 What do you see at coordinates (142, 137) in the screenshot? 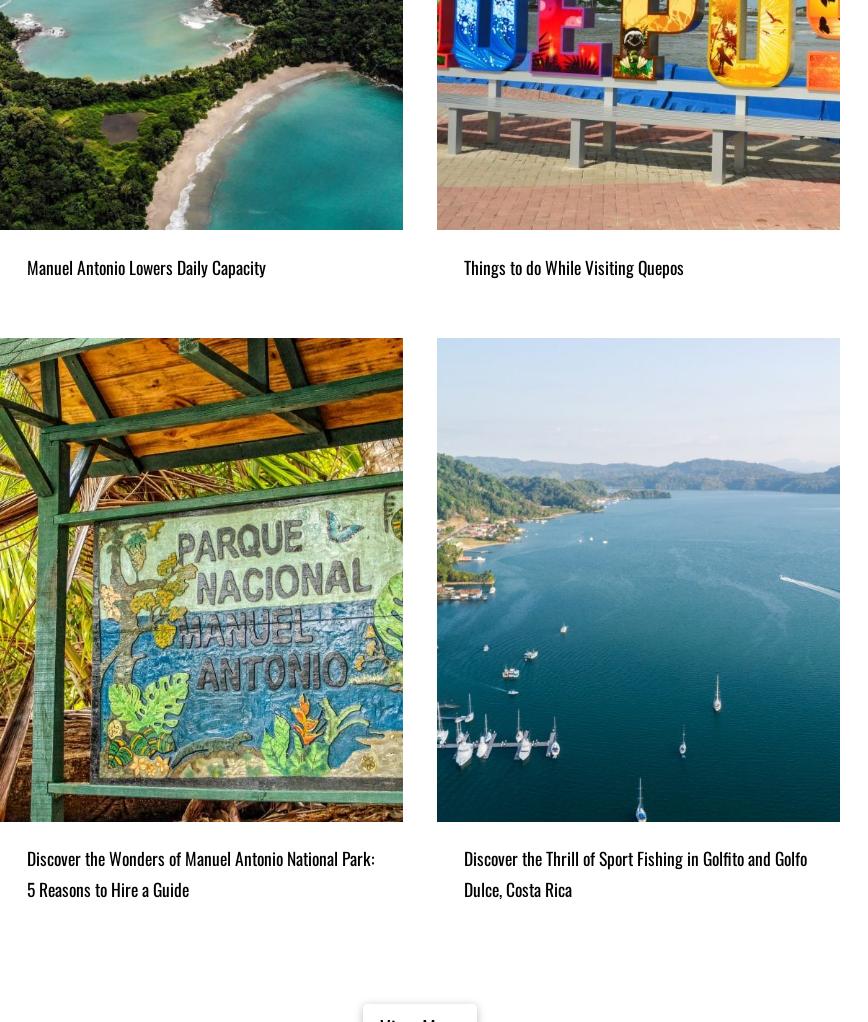
I see `'Combo Saddle and Paddle'` at bounding box center [142, 137].